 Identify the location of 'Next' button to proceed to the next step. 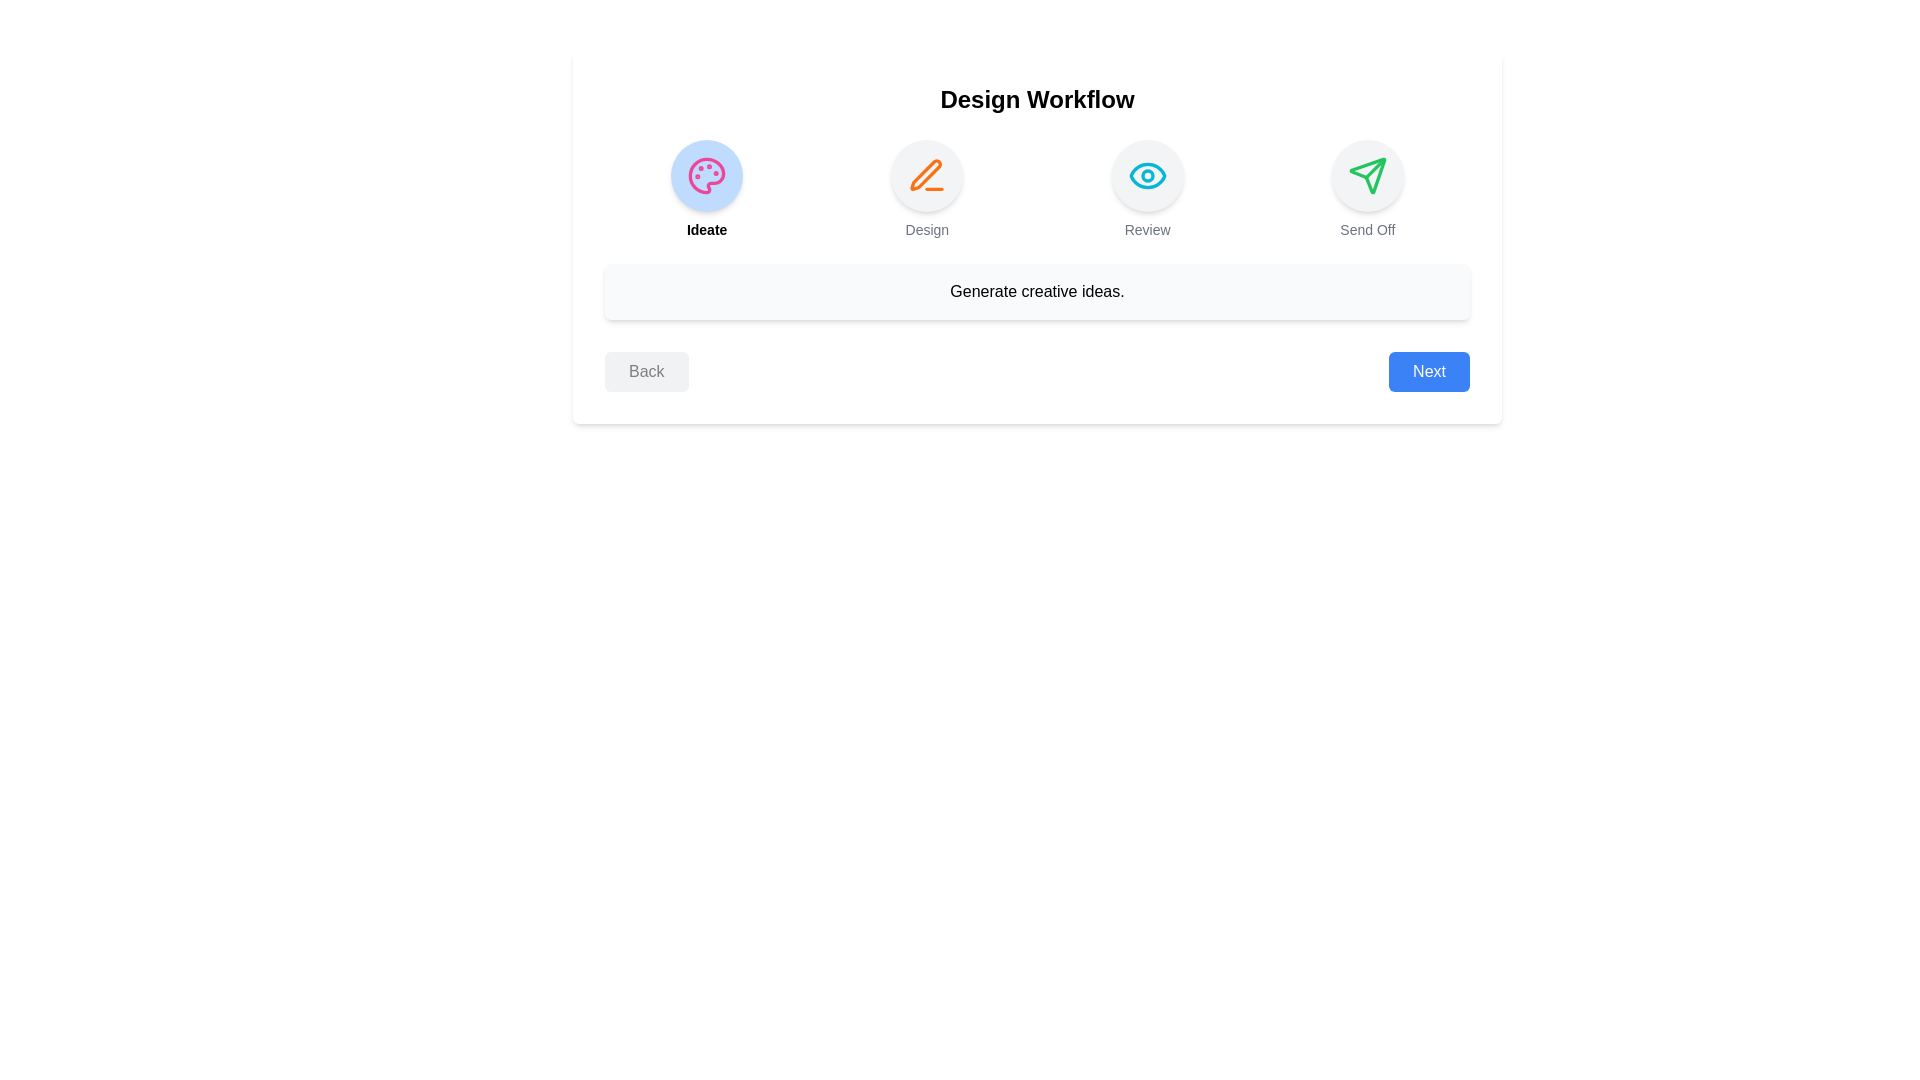
(1428, 371).